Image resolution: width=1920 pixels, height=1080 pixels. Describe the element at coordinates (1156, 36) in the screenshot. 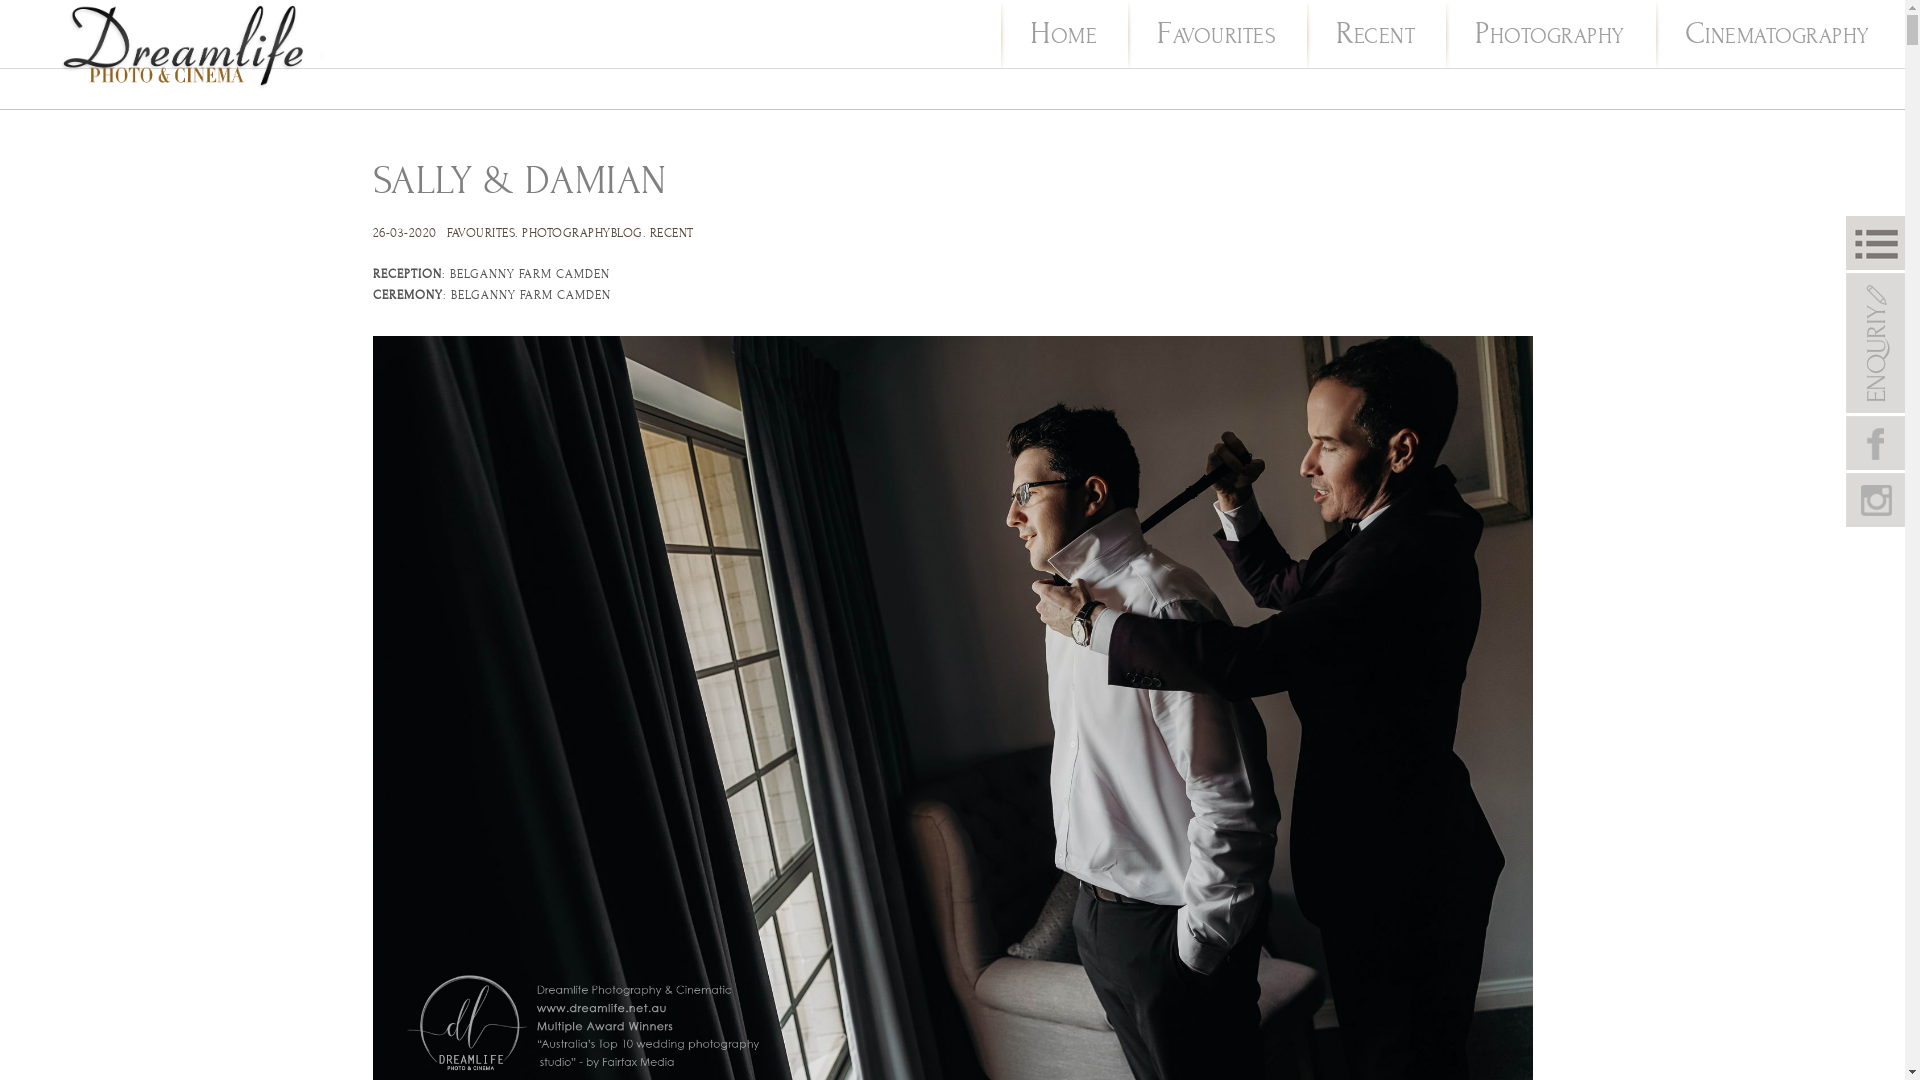

I see `'FAVOURITES'` at that location.